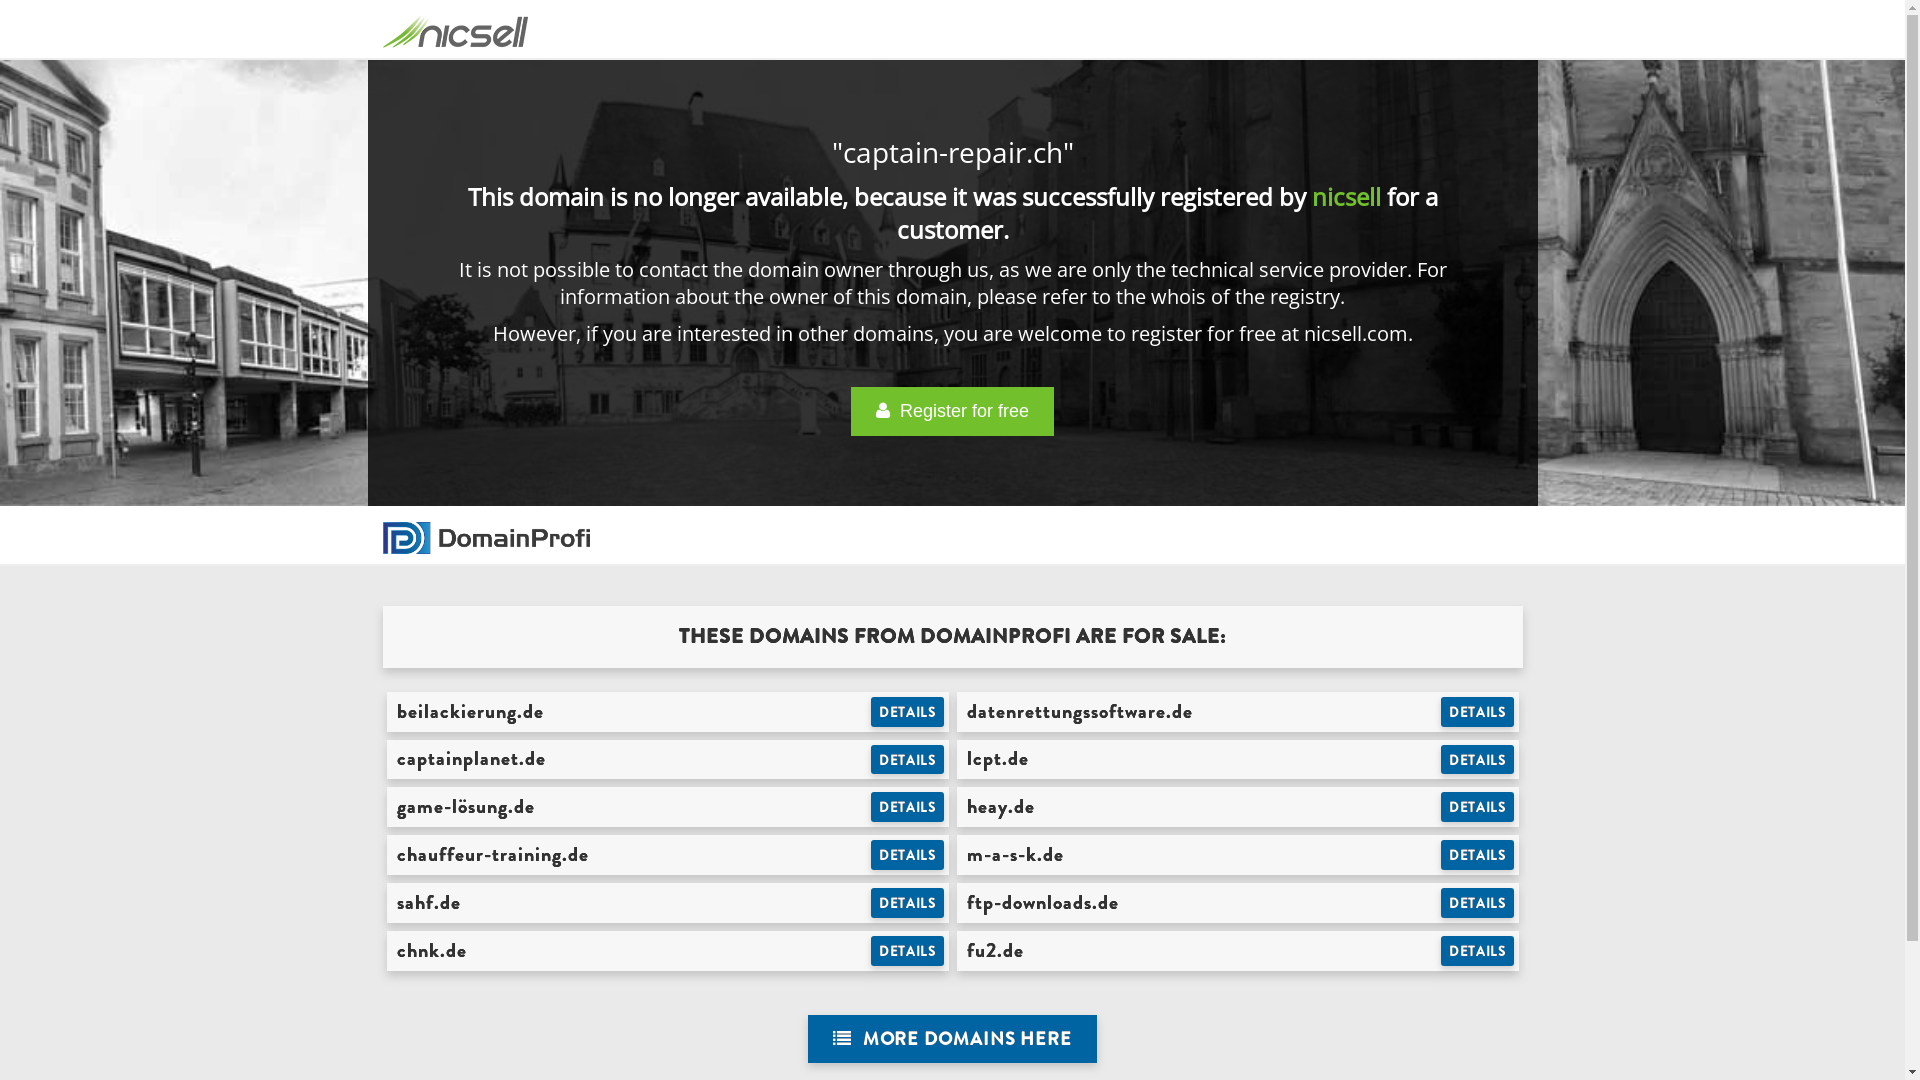  Describe the element at coordinates (1346, 196) in the screenshot. I see `'nicsell'` at that location.